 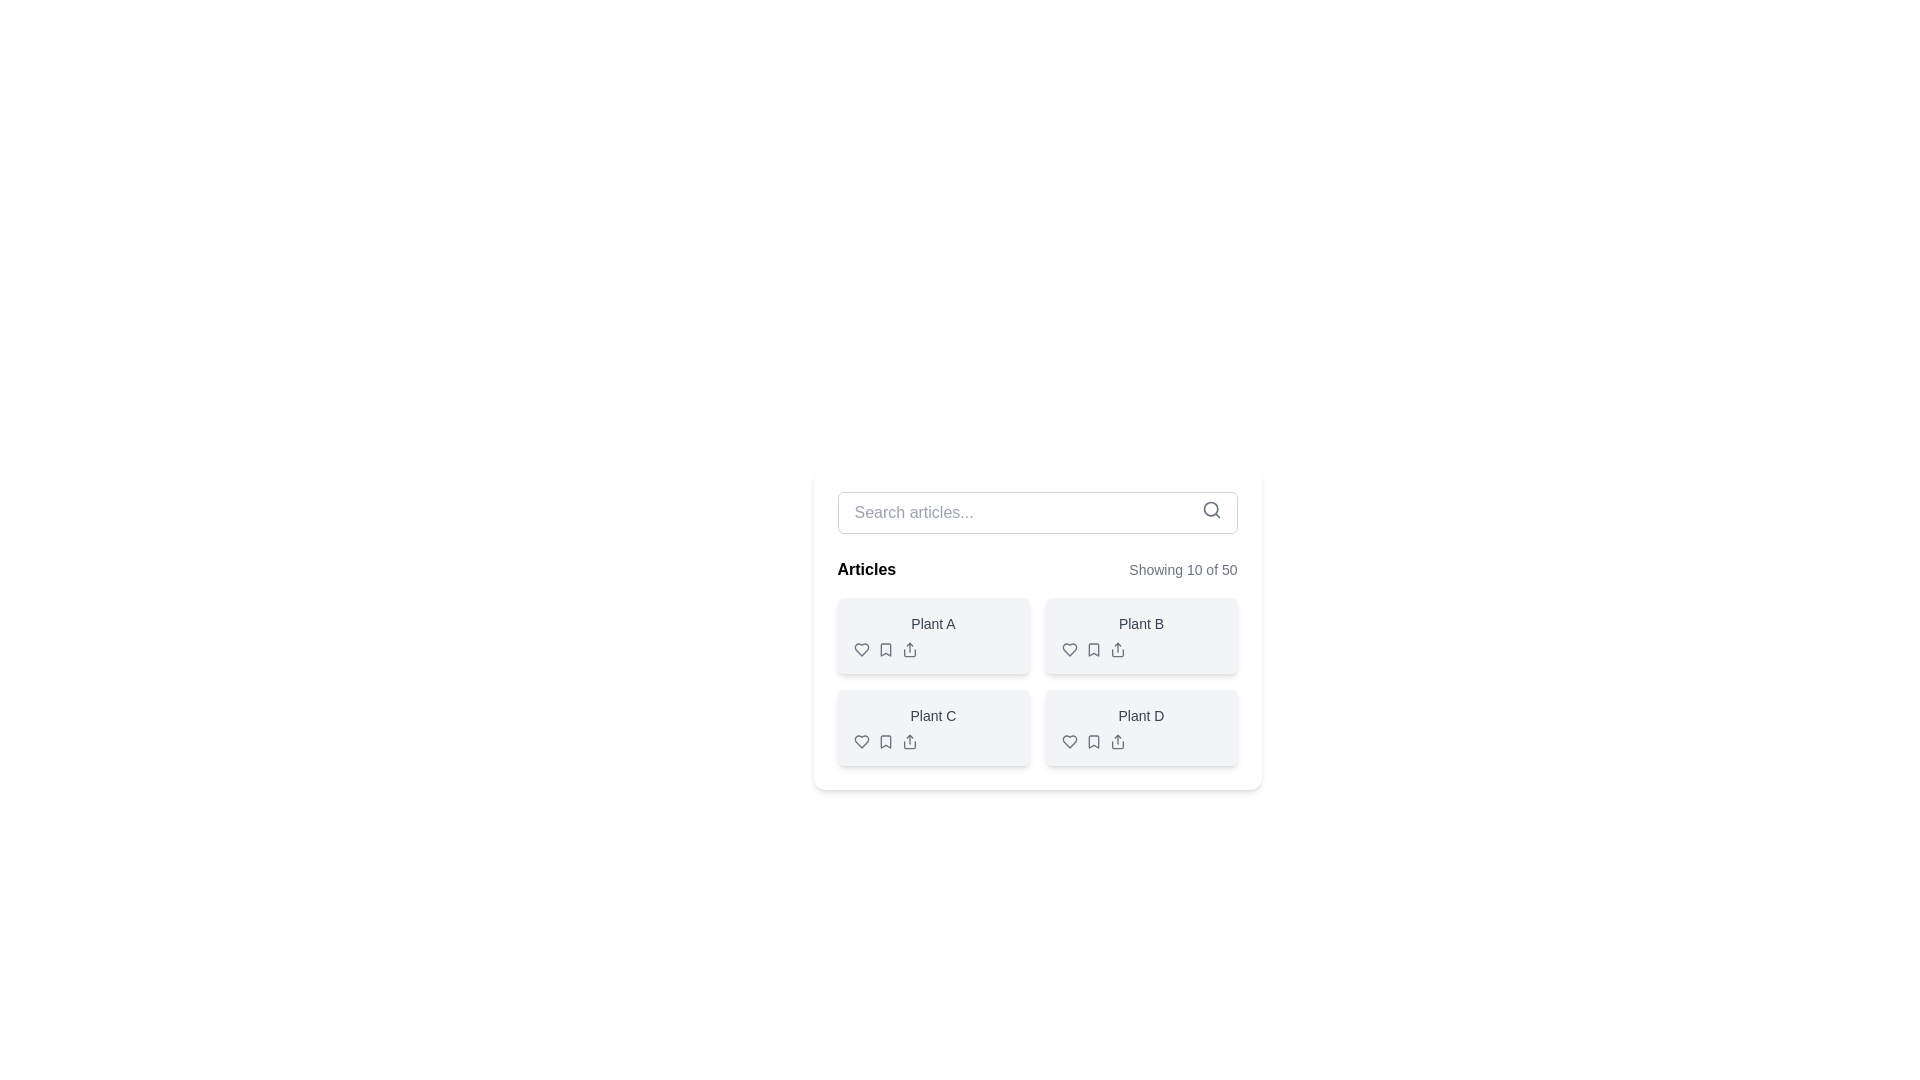 What do you see at coordinates (1092, 650) in the screenshot?
I see `the bookmark icon located in the card for 'Plant B', positioned between the heart icon and the share icon` at bounding box center [1092, 650].